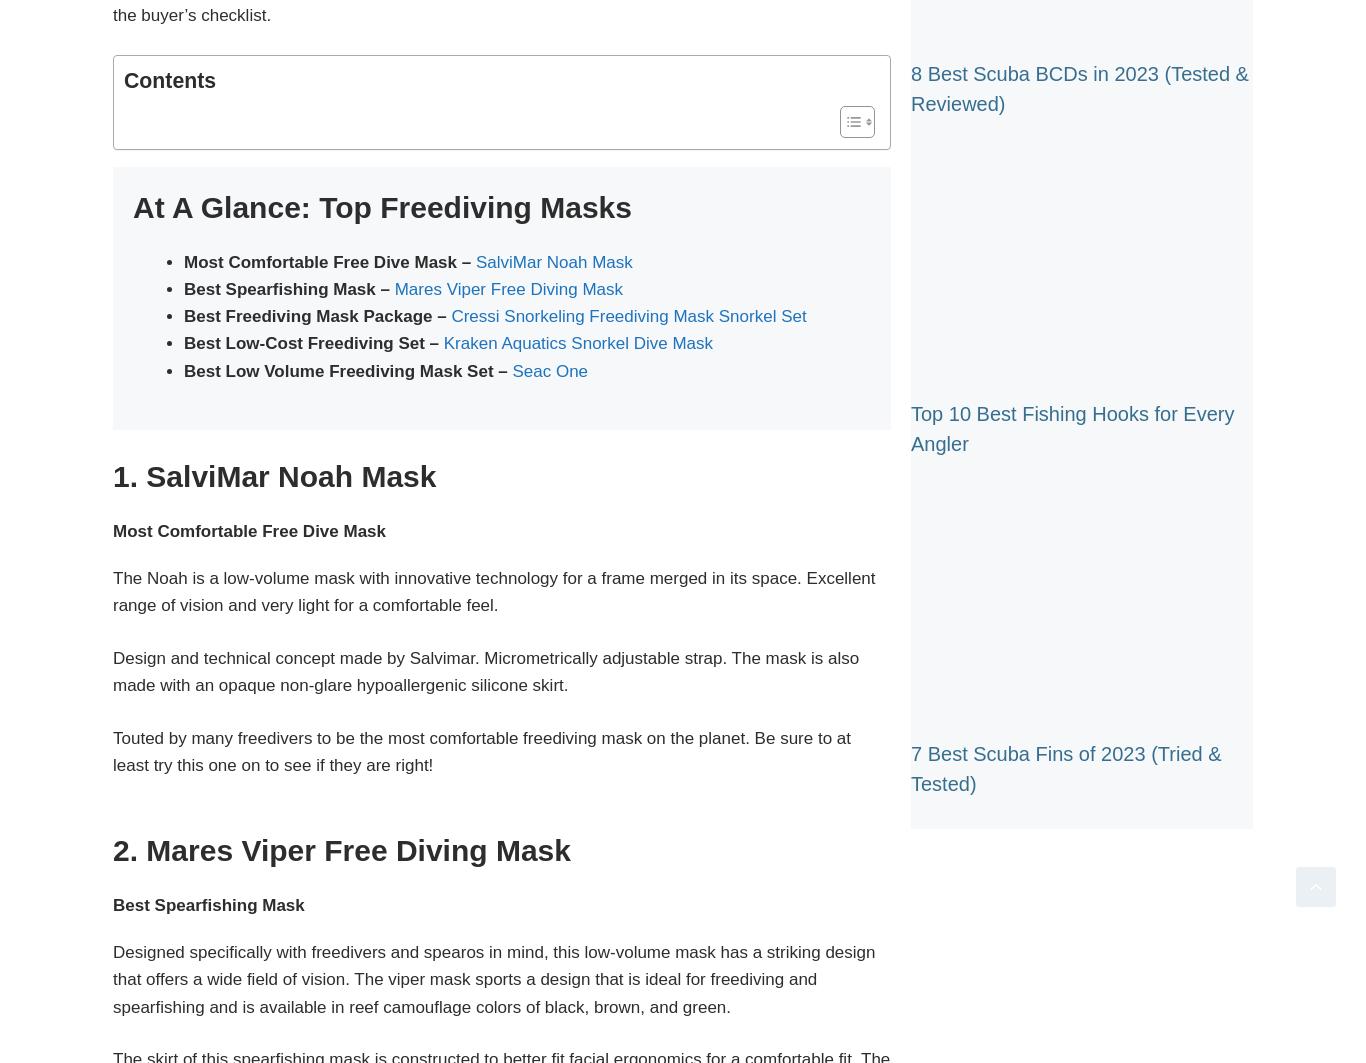 The image size is (1366, 1063). Describe the element at coordinates (627, 316) in the screenshot. I see `'Cressi Snorkeling Freediving Mask Snorkel Set'` at that location.